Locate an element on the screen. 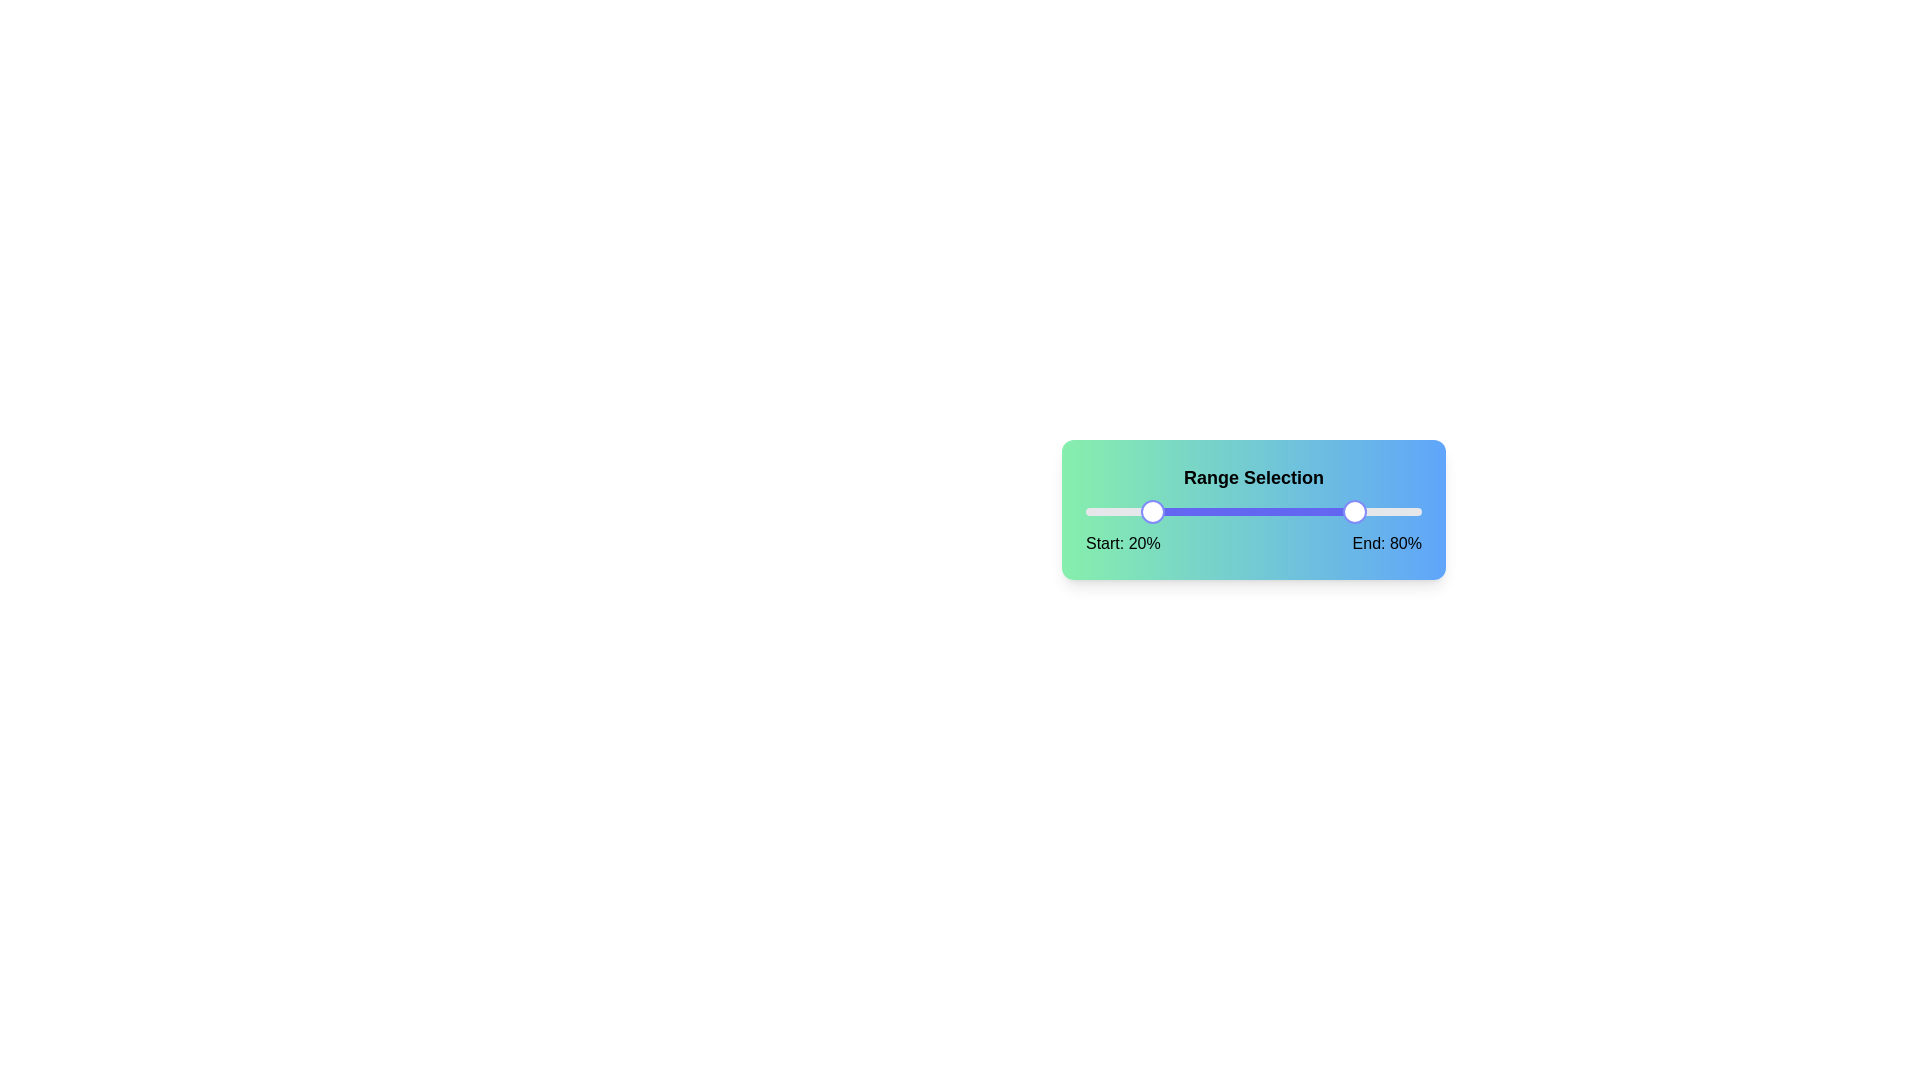  the end value of the range slider is located at coordinates (1372, 511).